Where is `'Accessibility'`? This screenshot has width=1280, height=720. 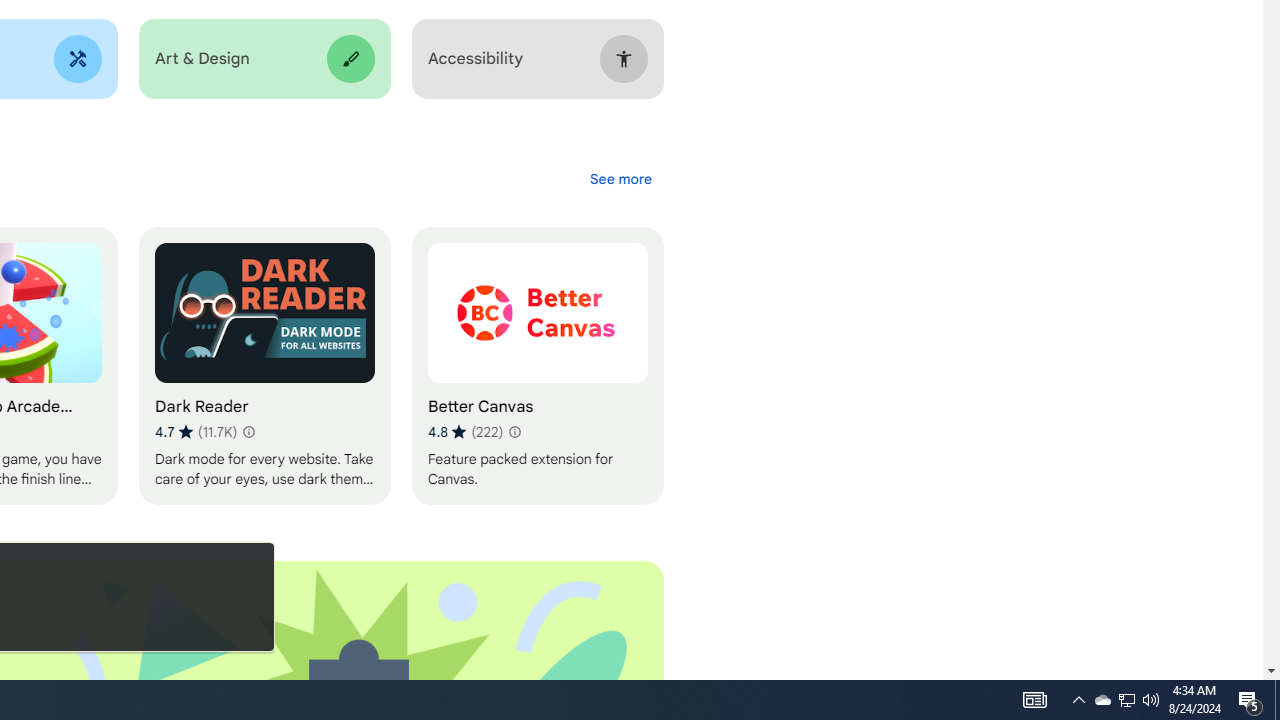 'Accessibility' is located at coordinates (537, 58).